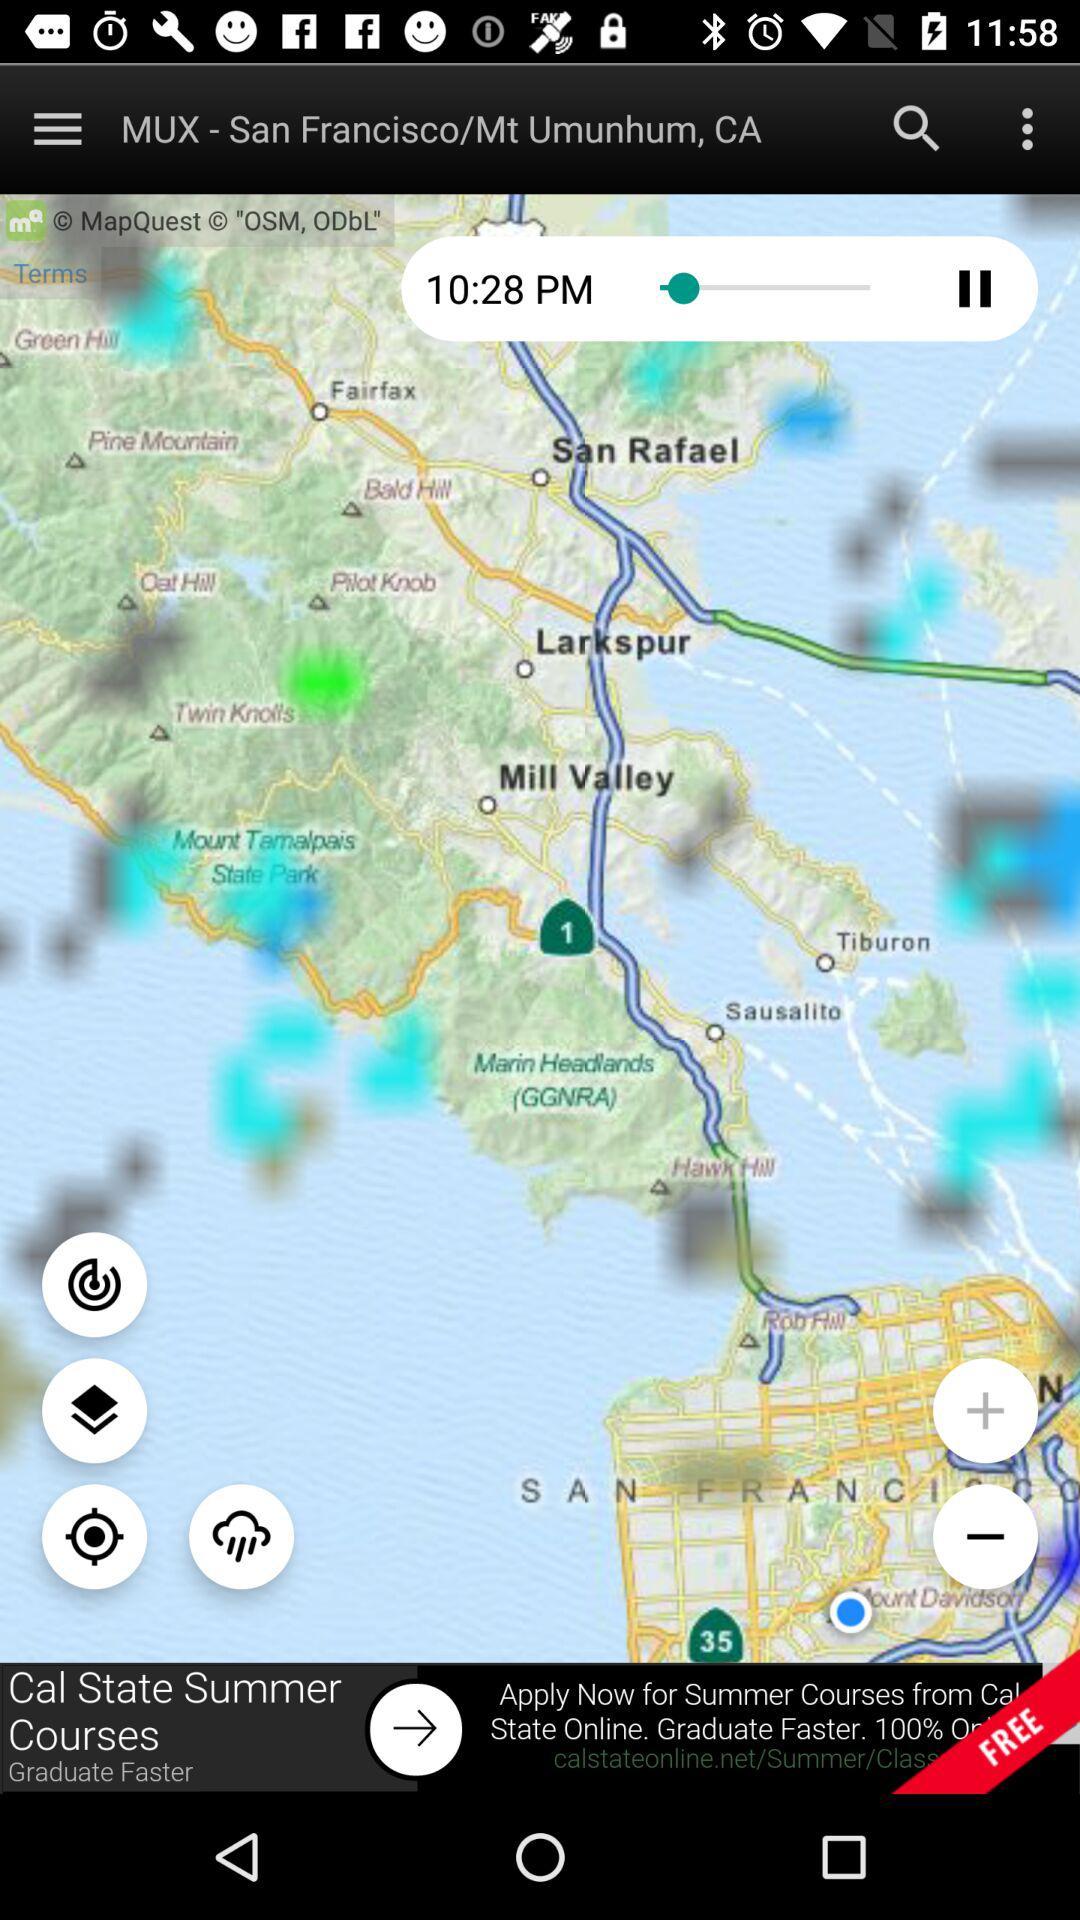 The image size is (1080, 1920). I want to click on view advertisement, so click(540, 1727).